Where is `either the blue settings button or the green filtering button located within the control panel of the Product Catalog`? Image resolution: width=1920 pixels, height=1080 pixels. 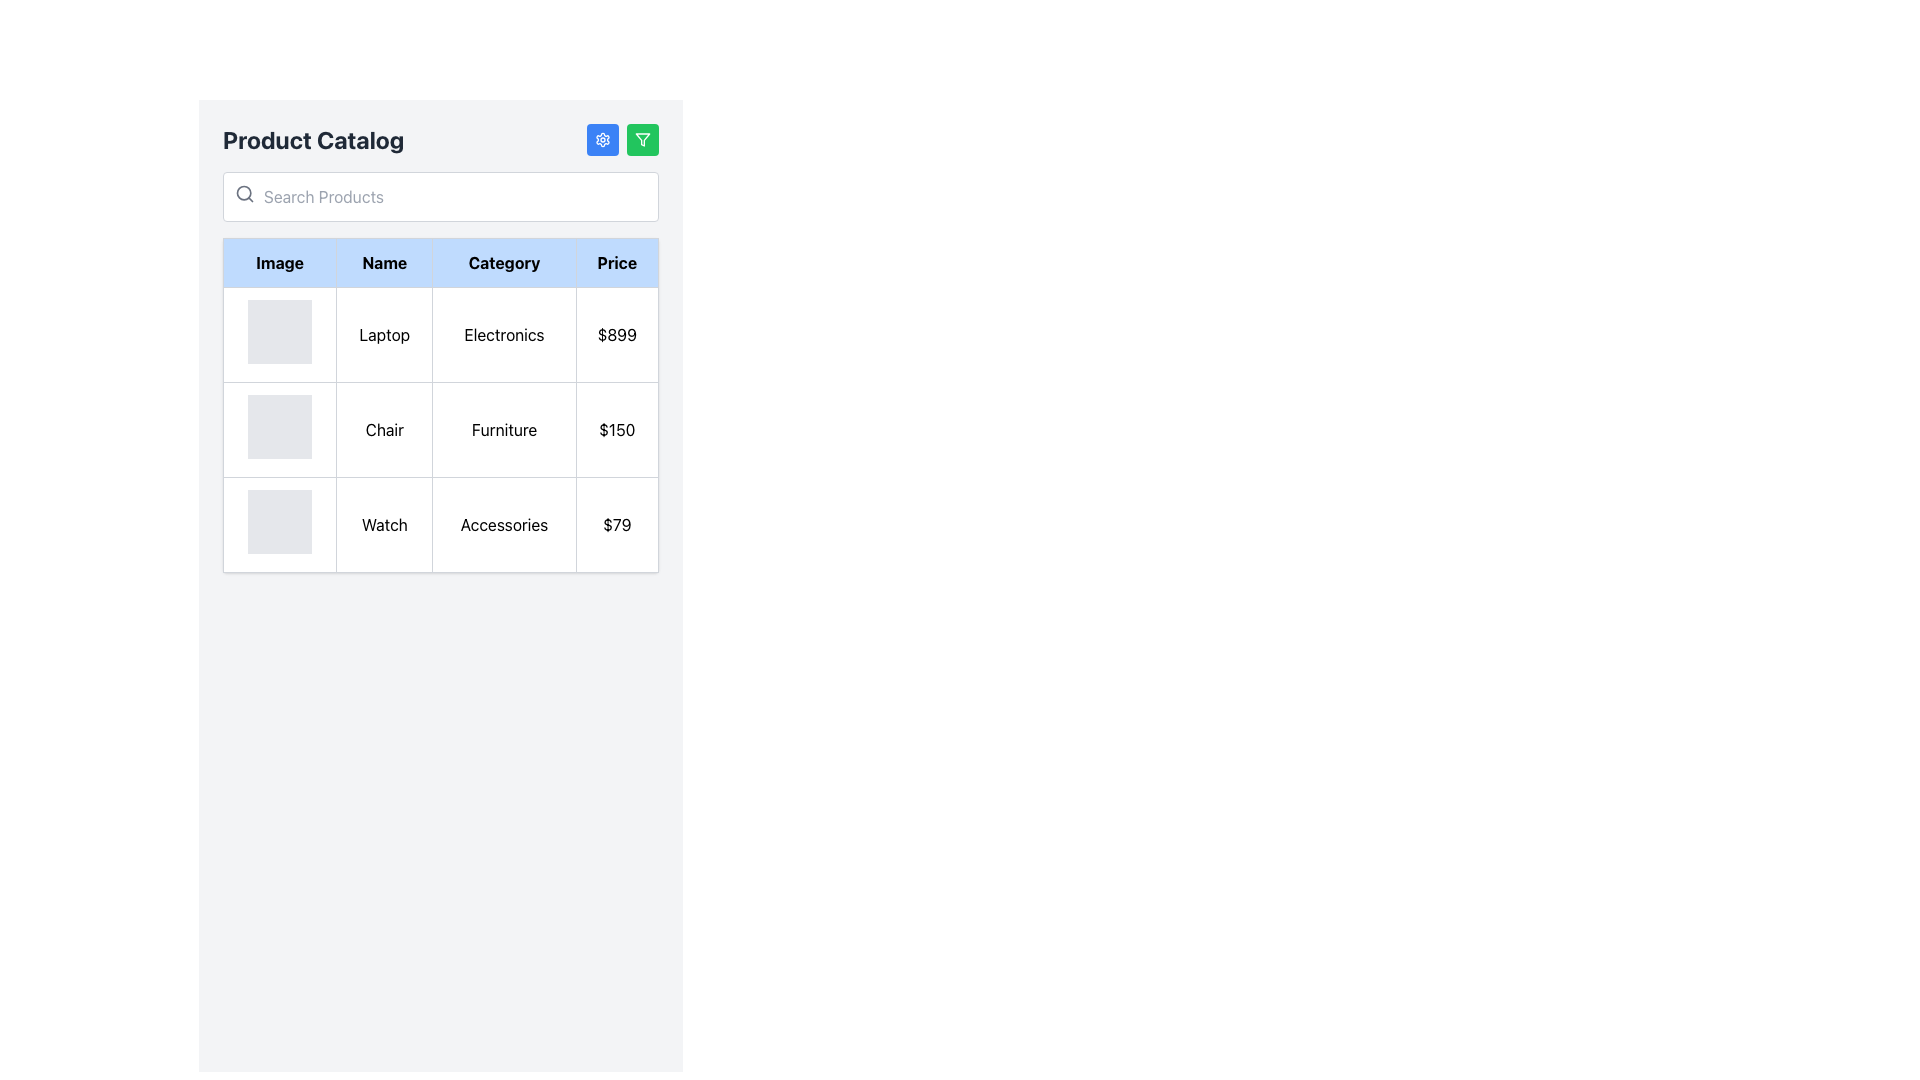
either the blue settings button or the green filtering button located within the control panel of the Product Catalog is located at coordinates (622, 138).